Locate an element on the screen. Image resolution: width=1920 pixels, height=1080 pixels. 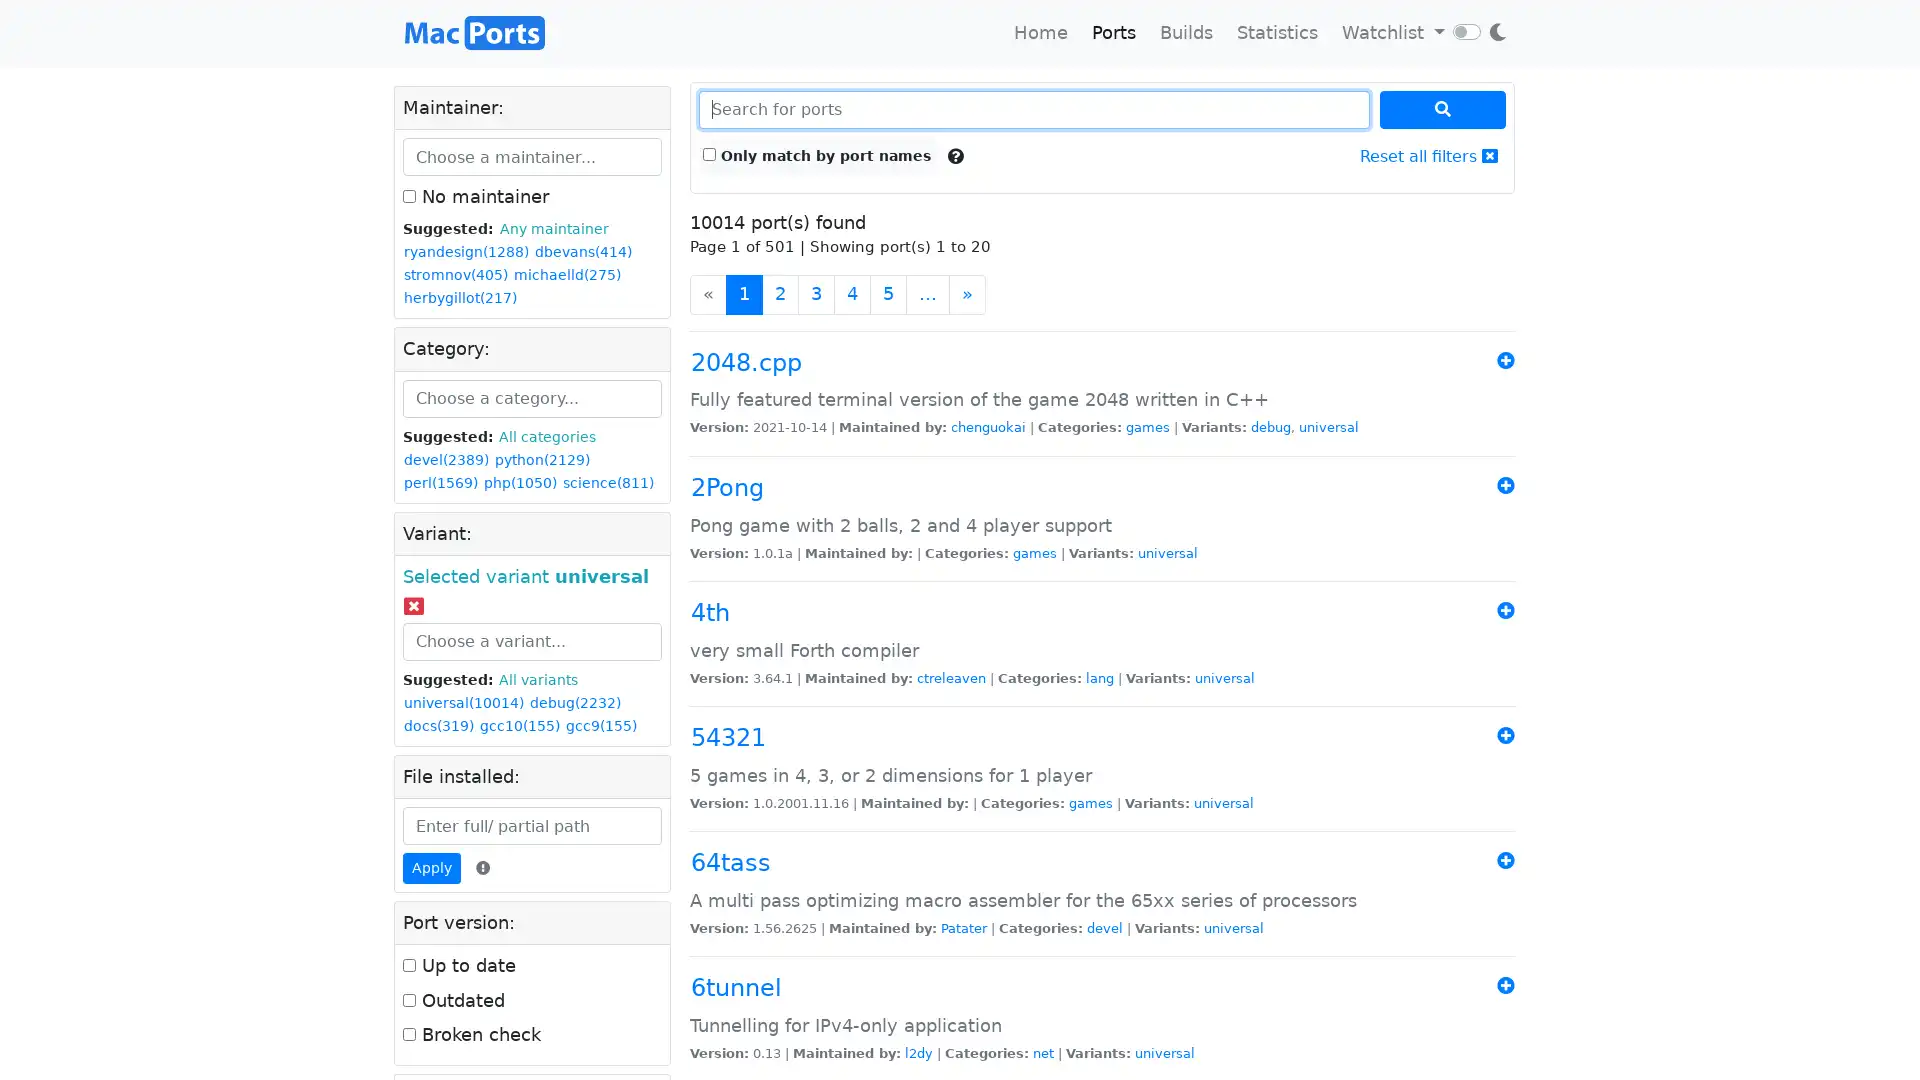
All categories is located at coordinates (547, 435).